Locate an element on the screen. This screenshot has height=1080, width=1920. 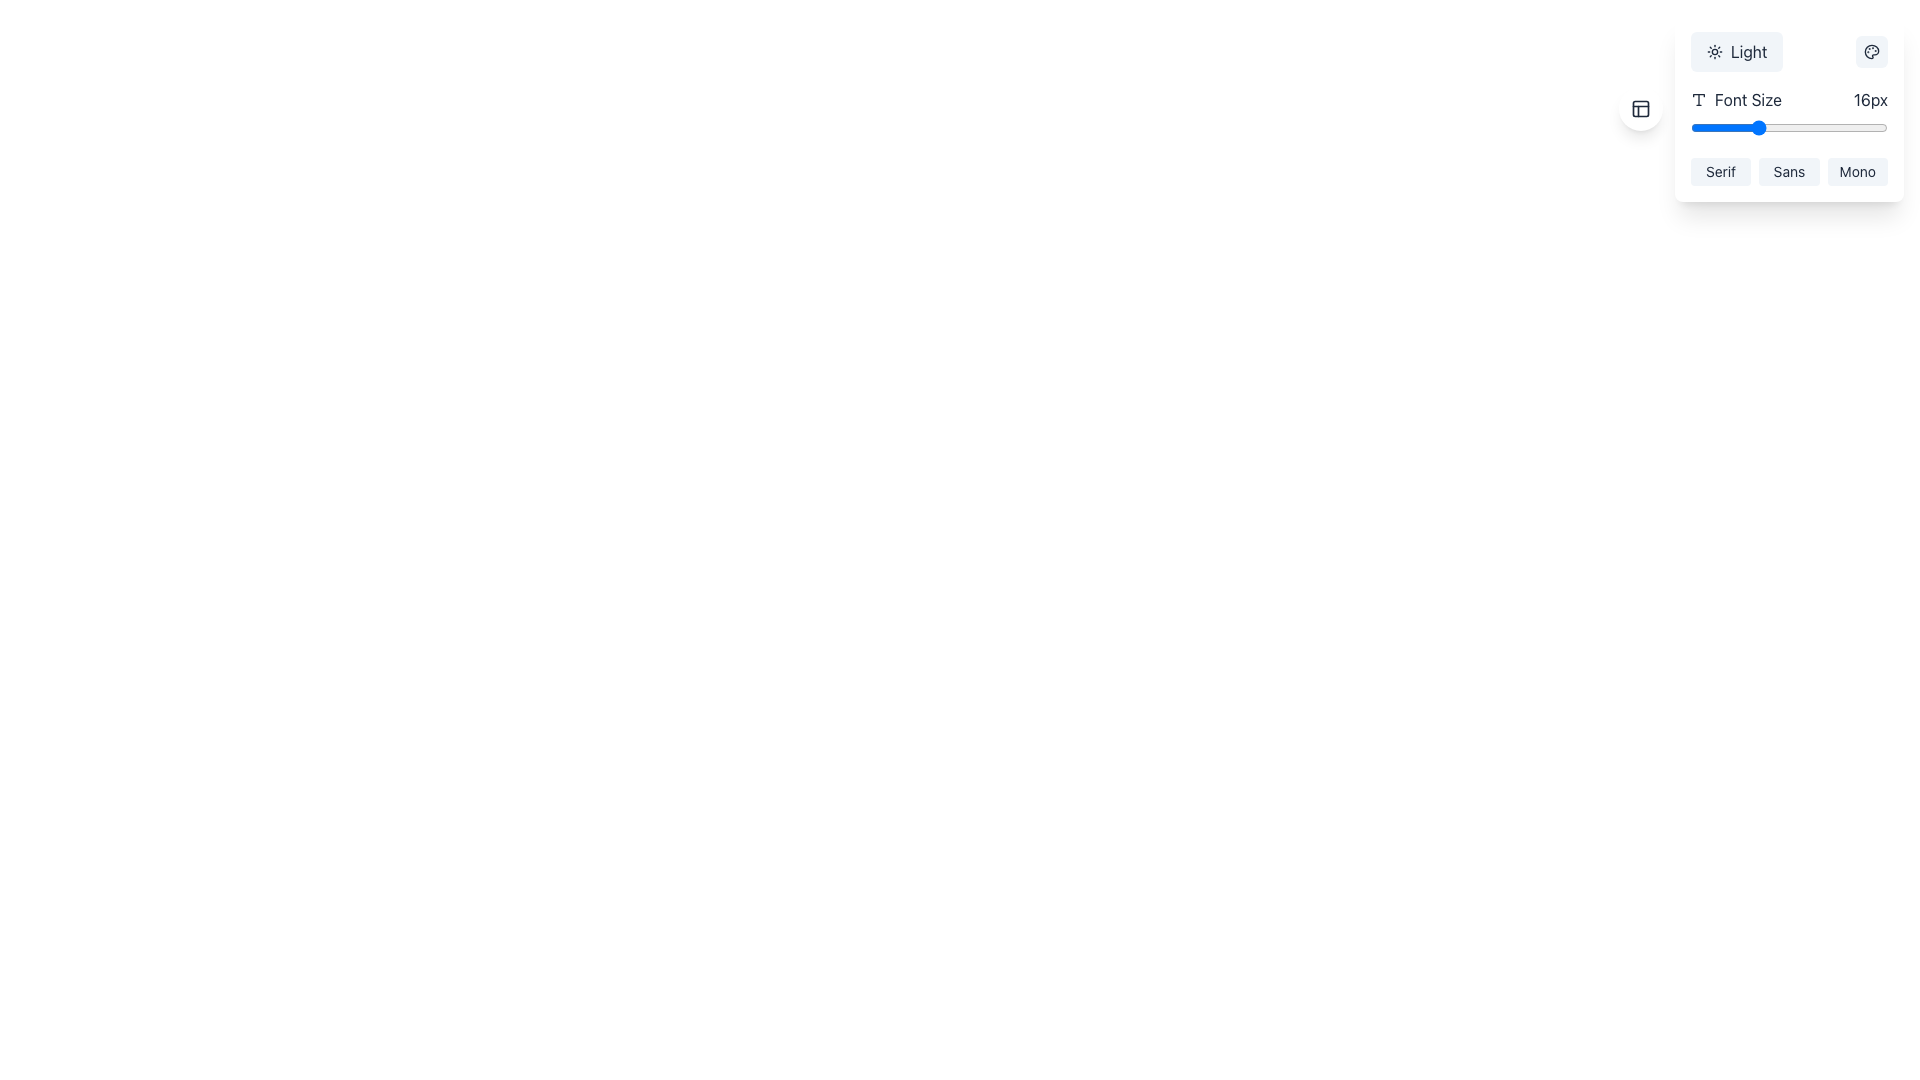
font size is located at coordinates (1773, 127).